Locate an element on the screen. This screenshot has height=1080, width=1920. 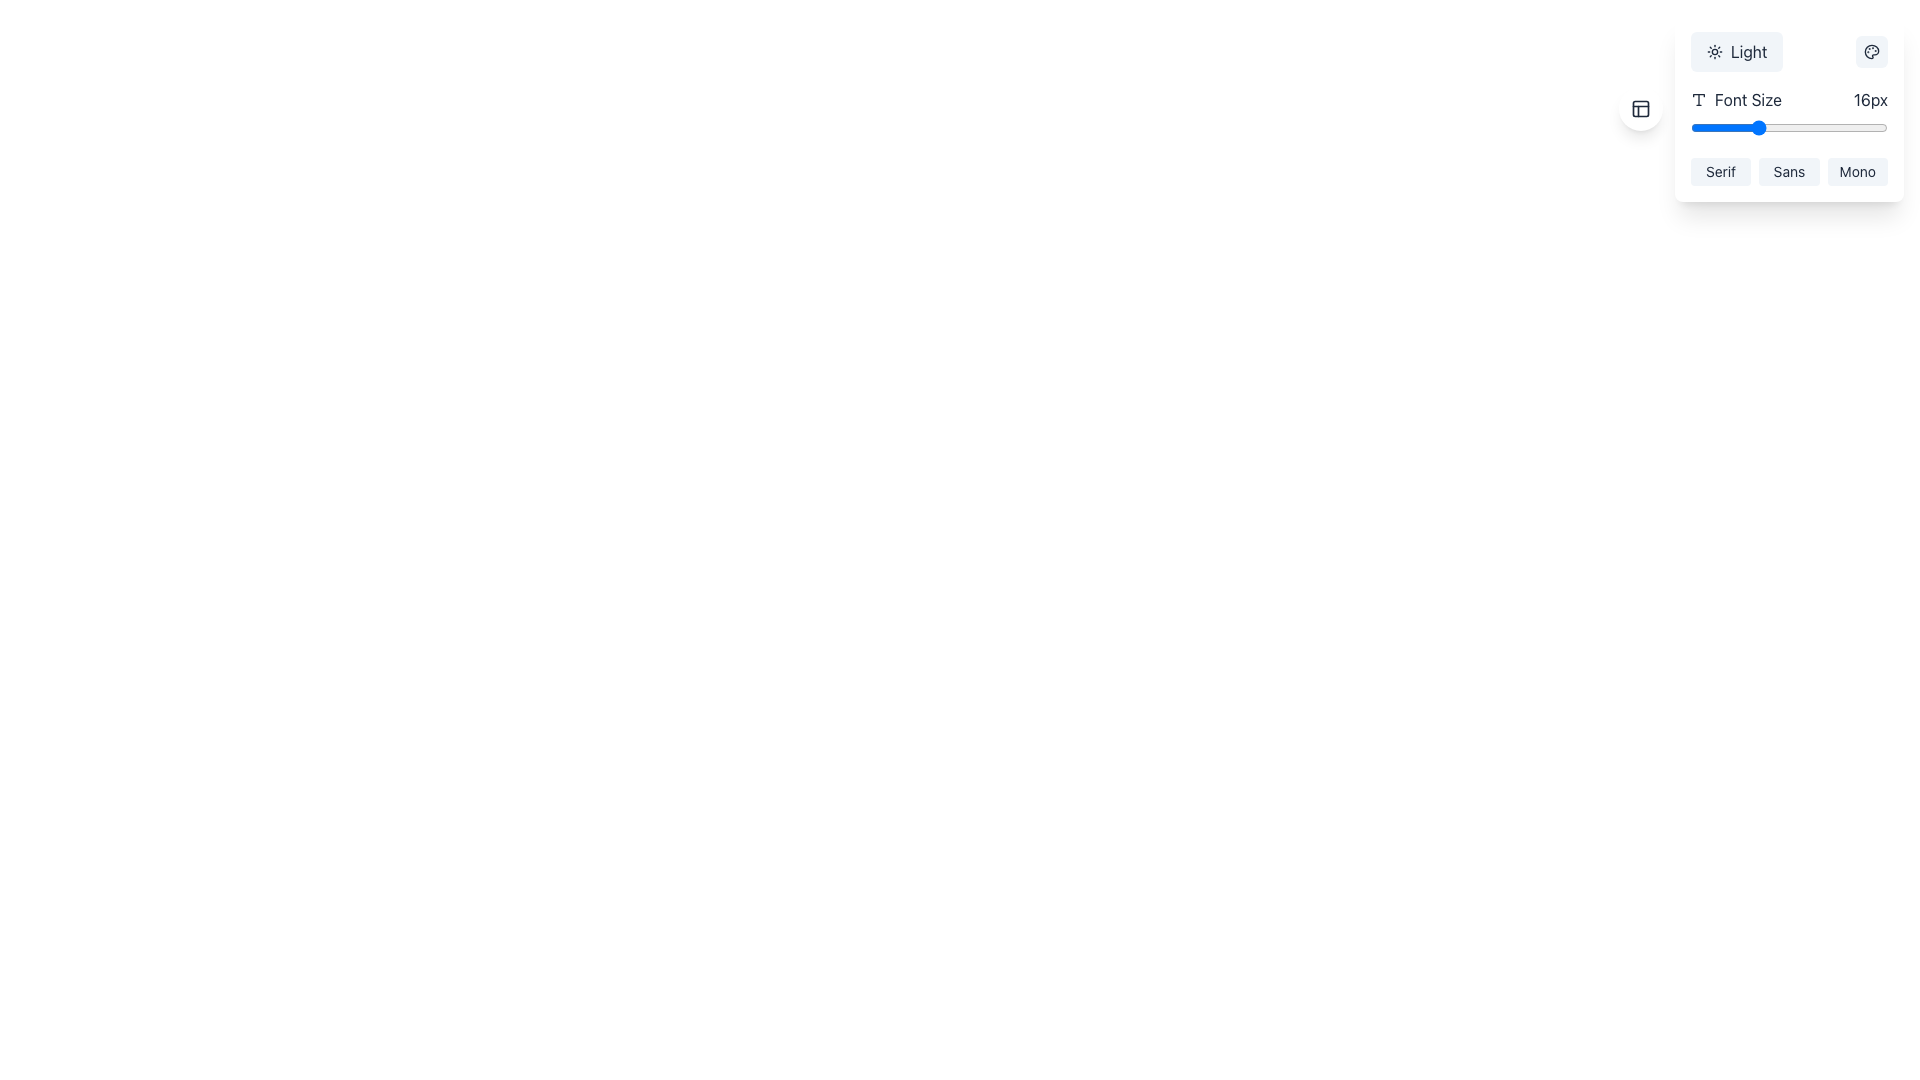
font size is located at coordinates (1773, 127).